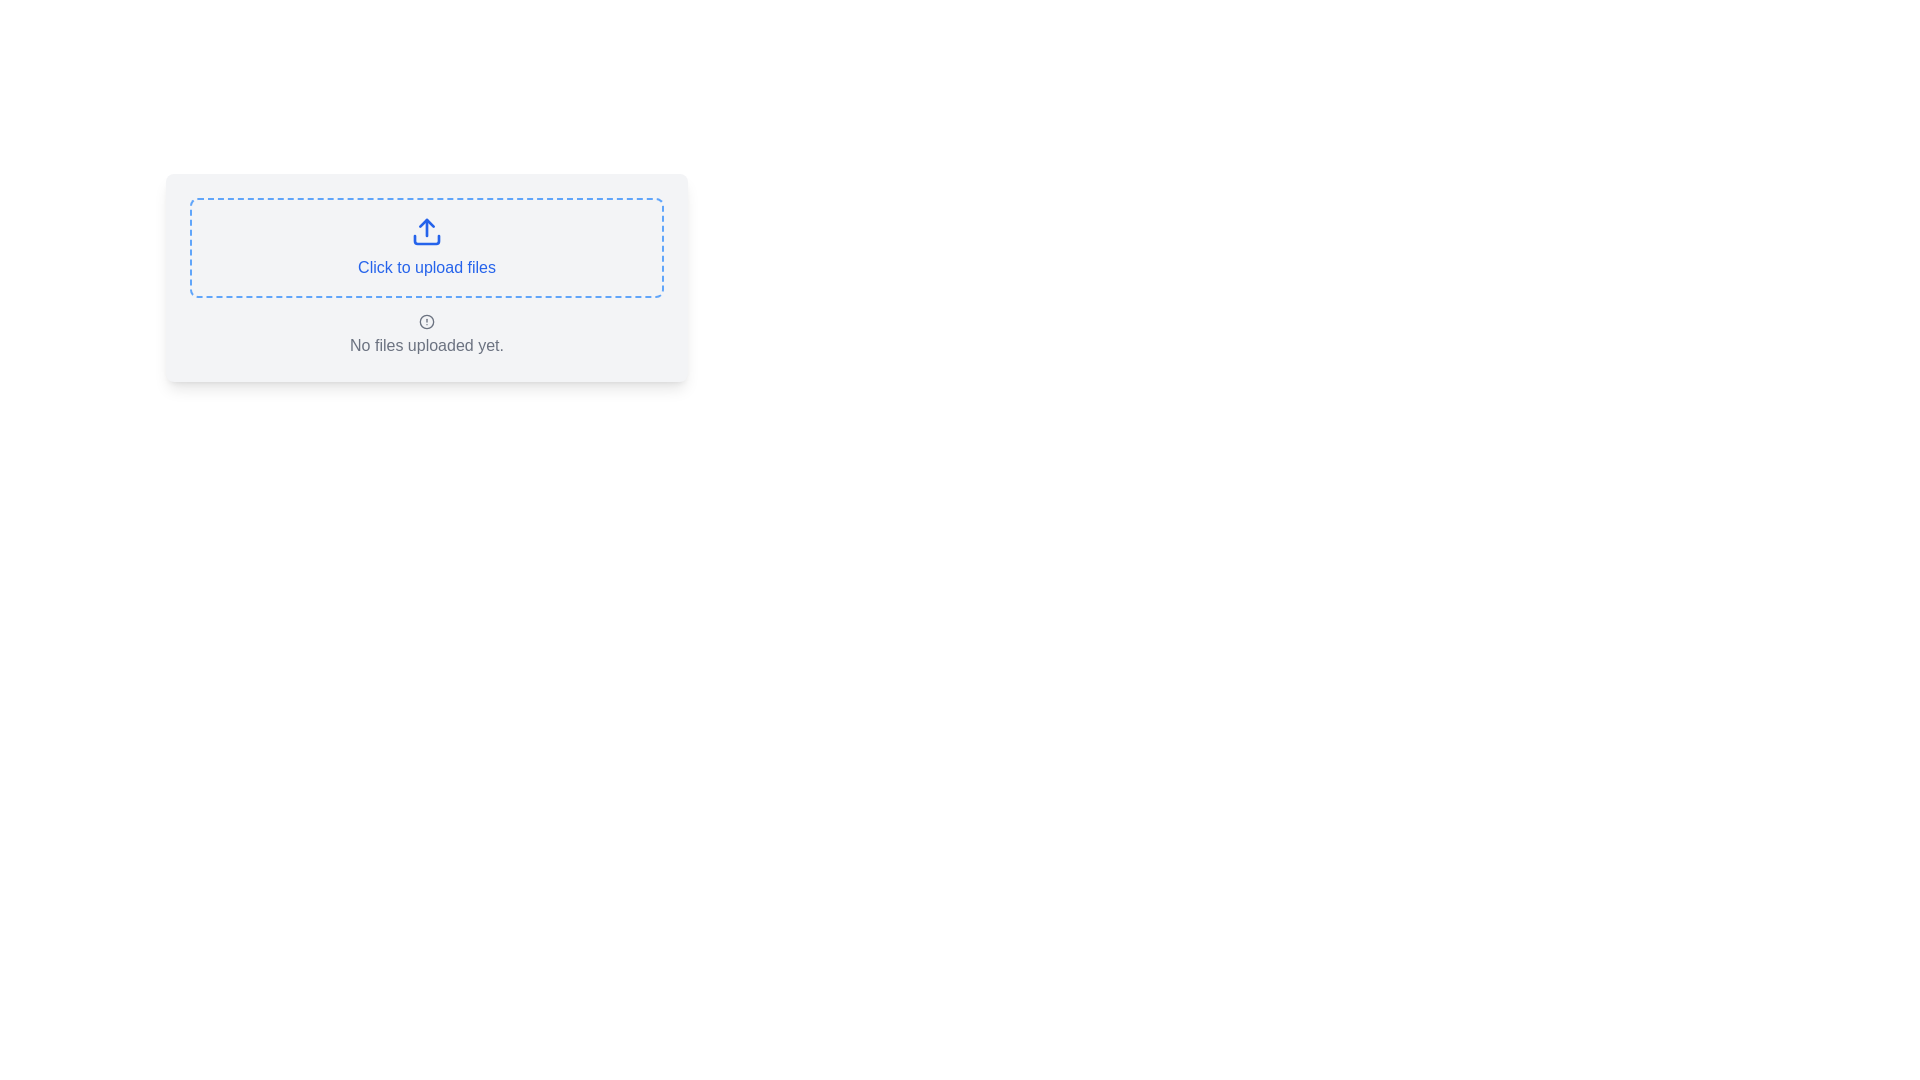  Describe the element at coordinates (426, 230) in the screenshot. I see `the SVG icon representing the upload action, which is part of a clickable area labeled 'Click to upload files' located in the upper part of the interface` at that location.